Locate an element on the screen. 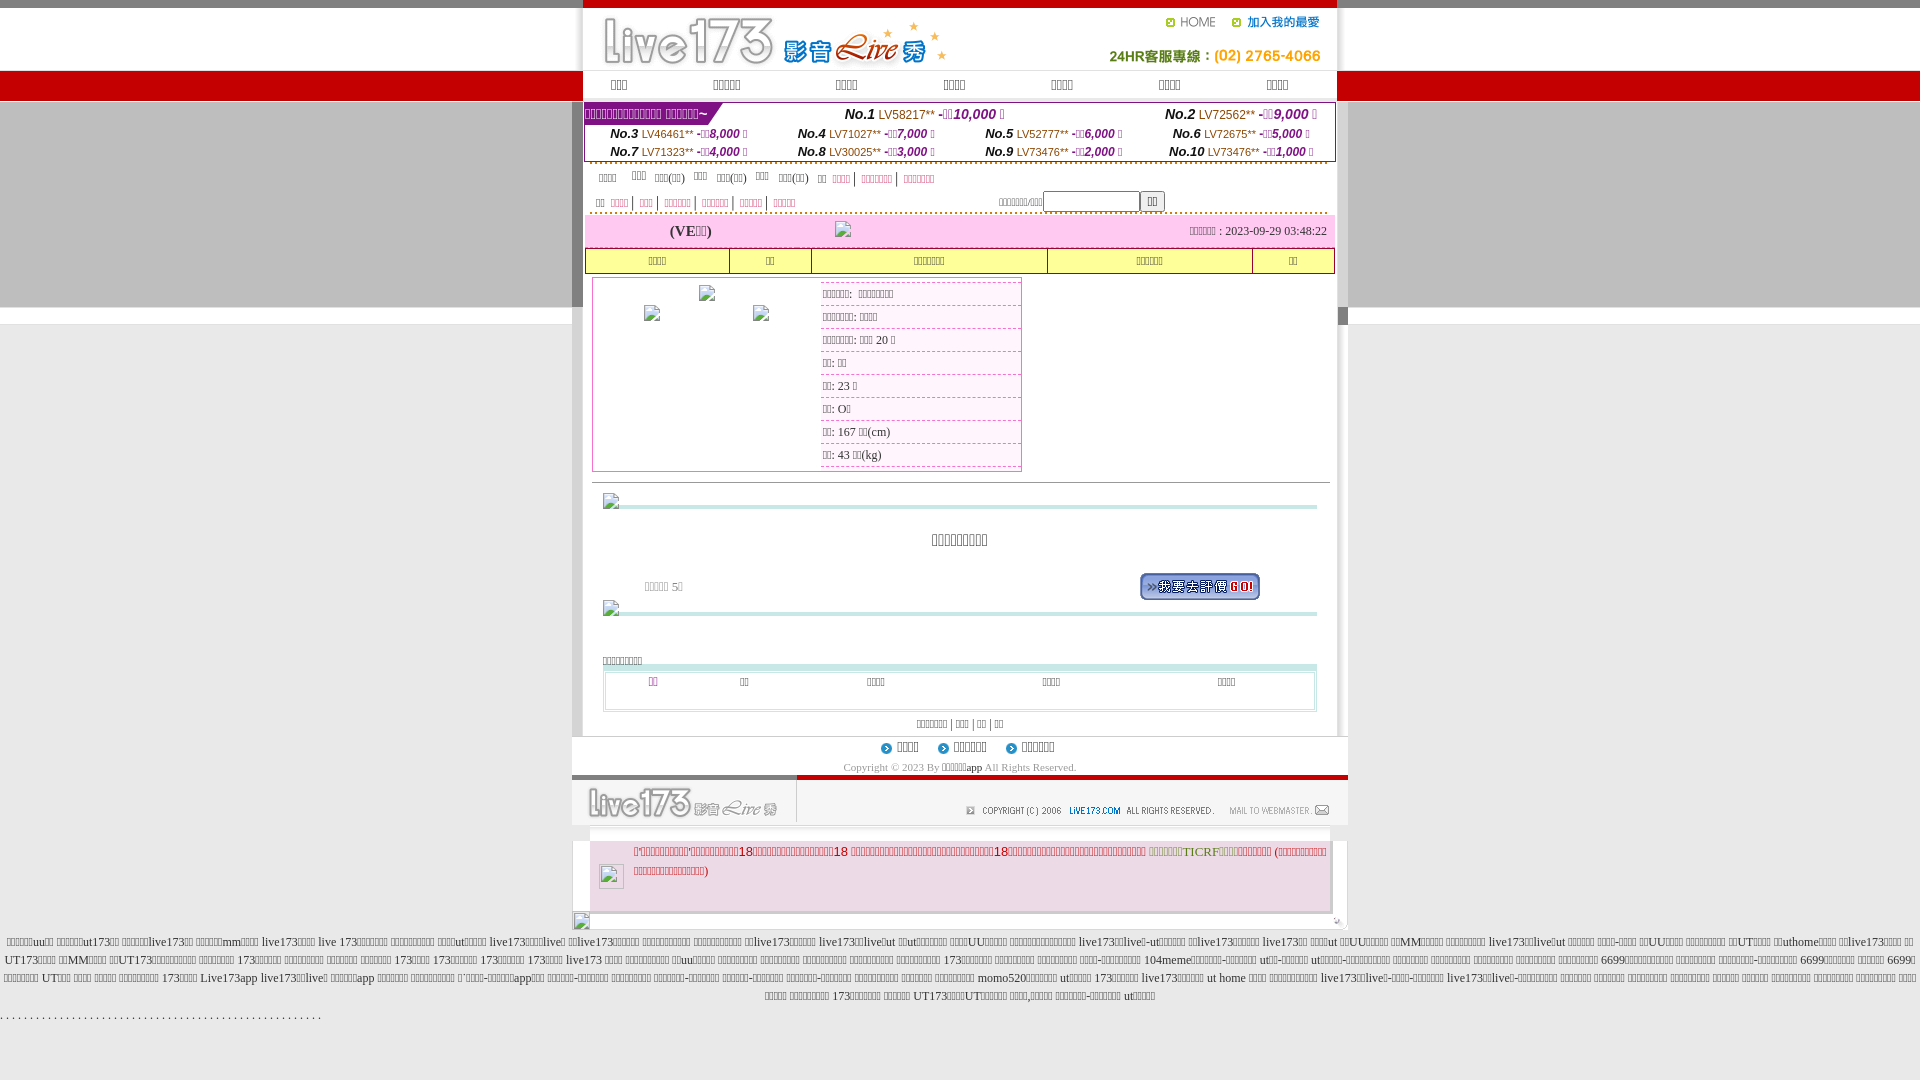 The width and height of the screenshot is (1920, 1080). 'Live173app' is located at coordinates (228, 977).